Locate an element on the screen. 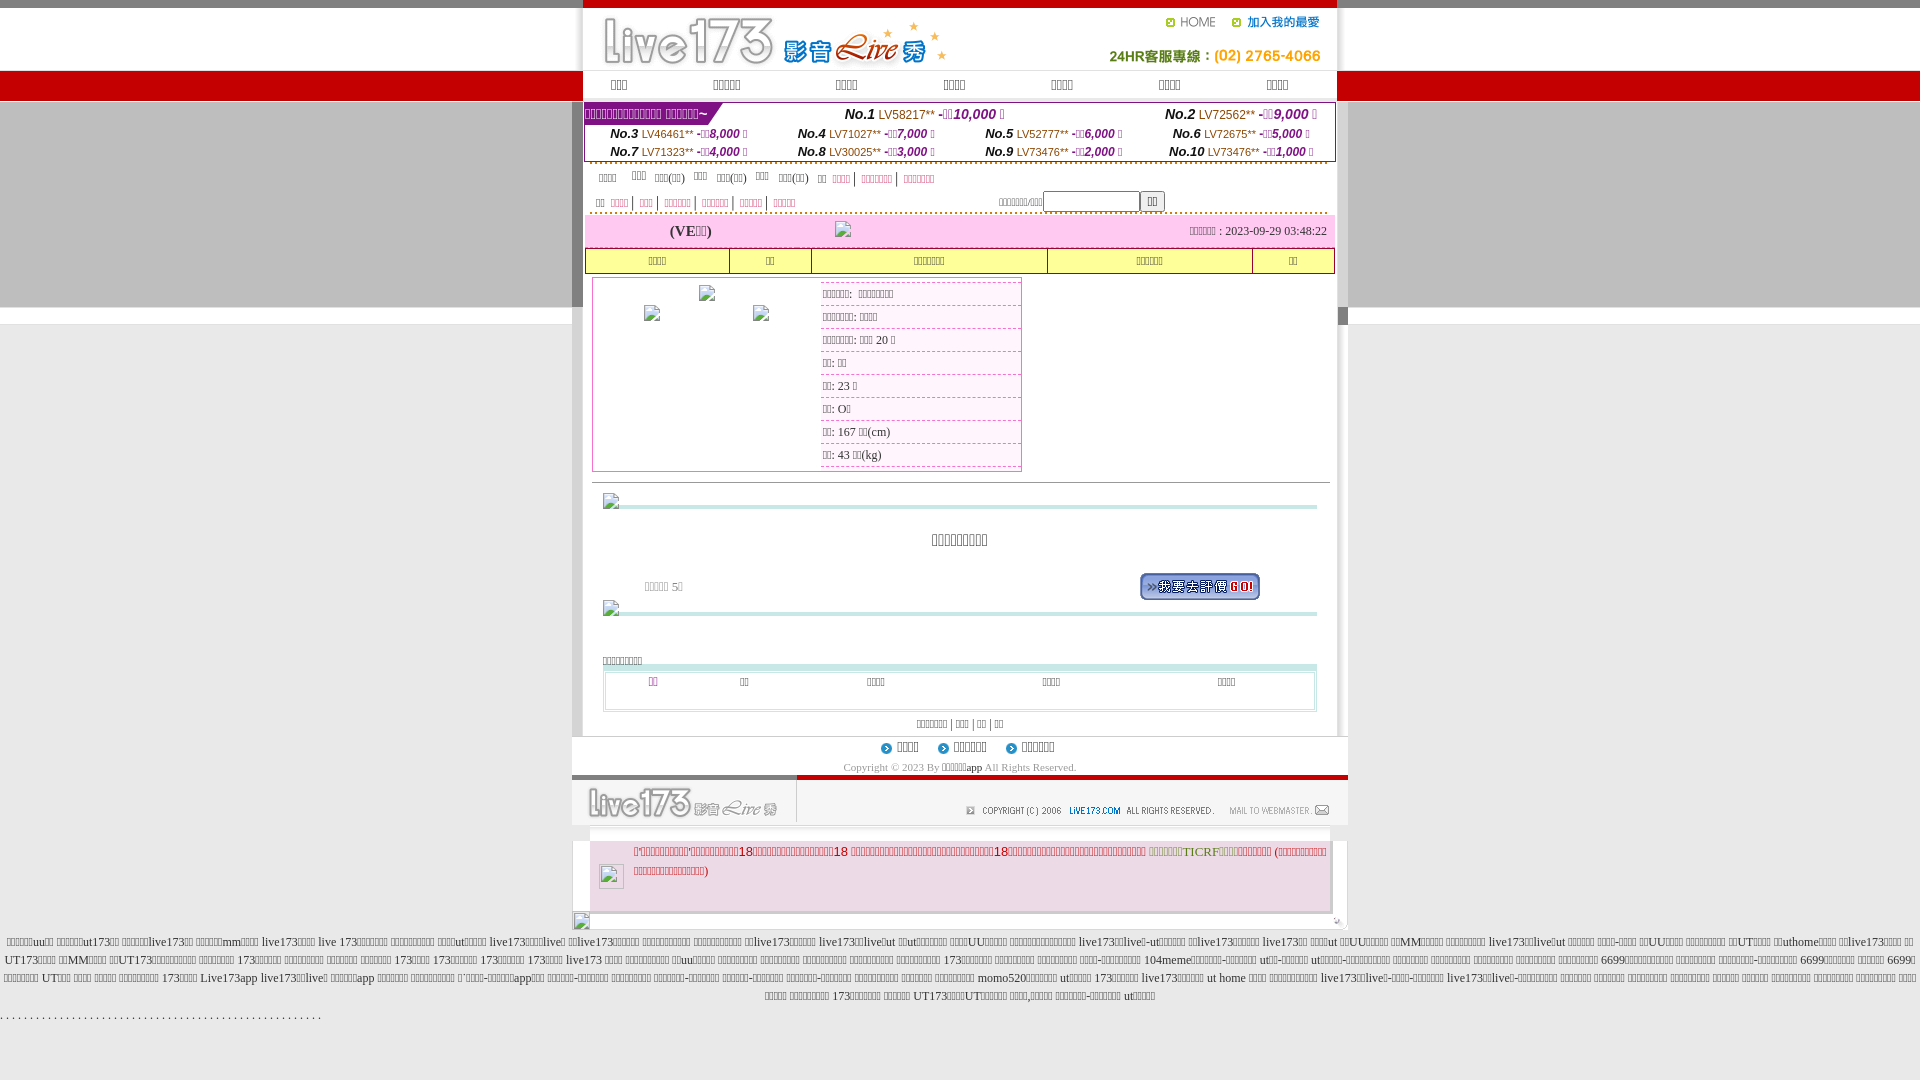 The width and height of the screenshot is (1920, 1080). 'Live173app' is located at coordinates (228, 977).